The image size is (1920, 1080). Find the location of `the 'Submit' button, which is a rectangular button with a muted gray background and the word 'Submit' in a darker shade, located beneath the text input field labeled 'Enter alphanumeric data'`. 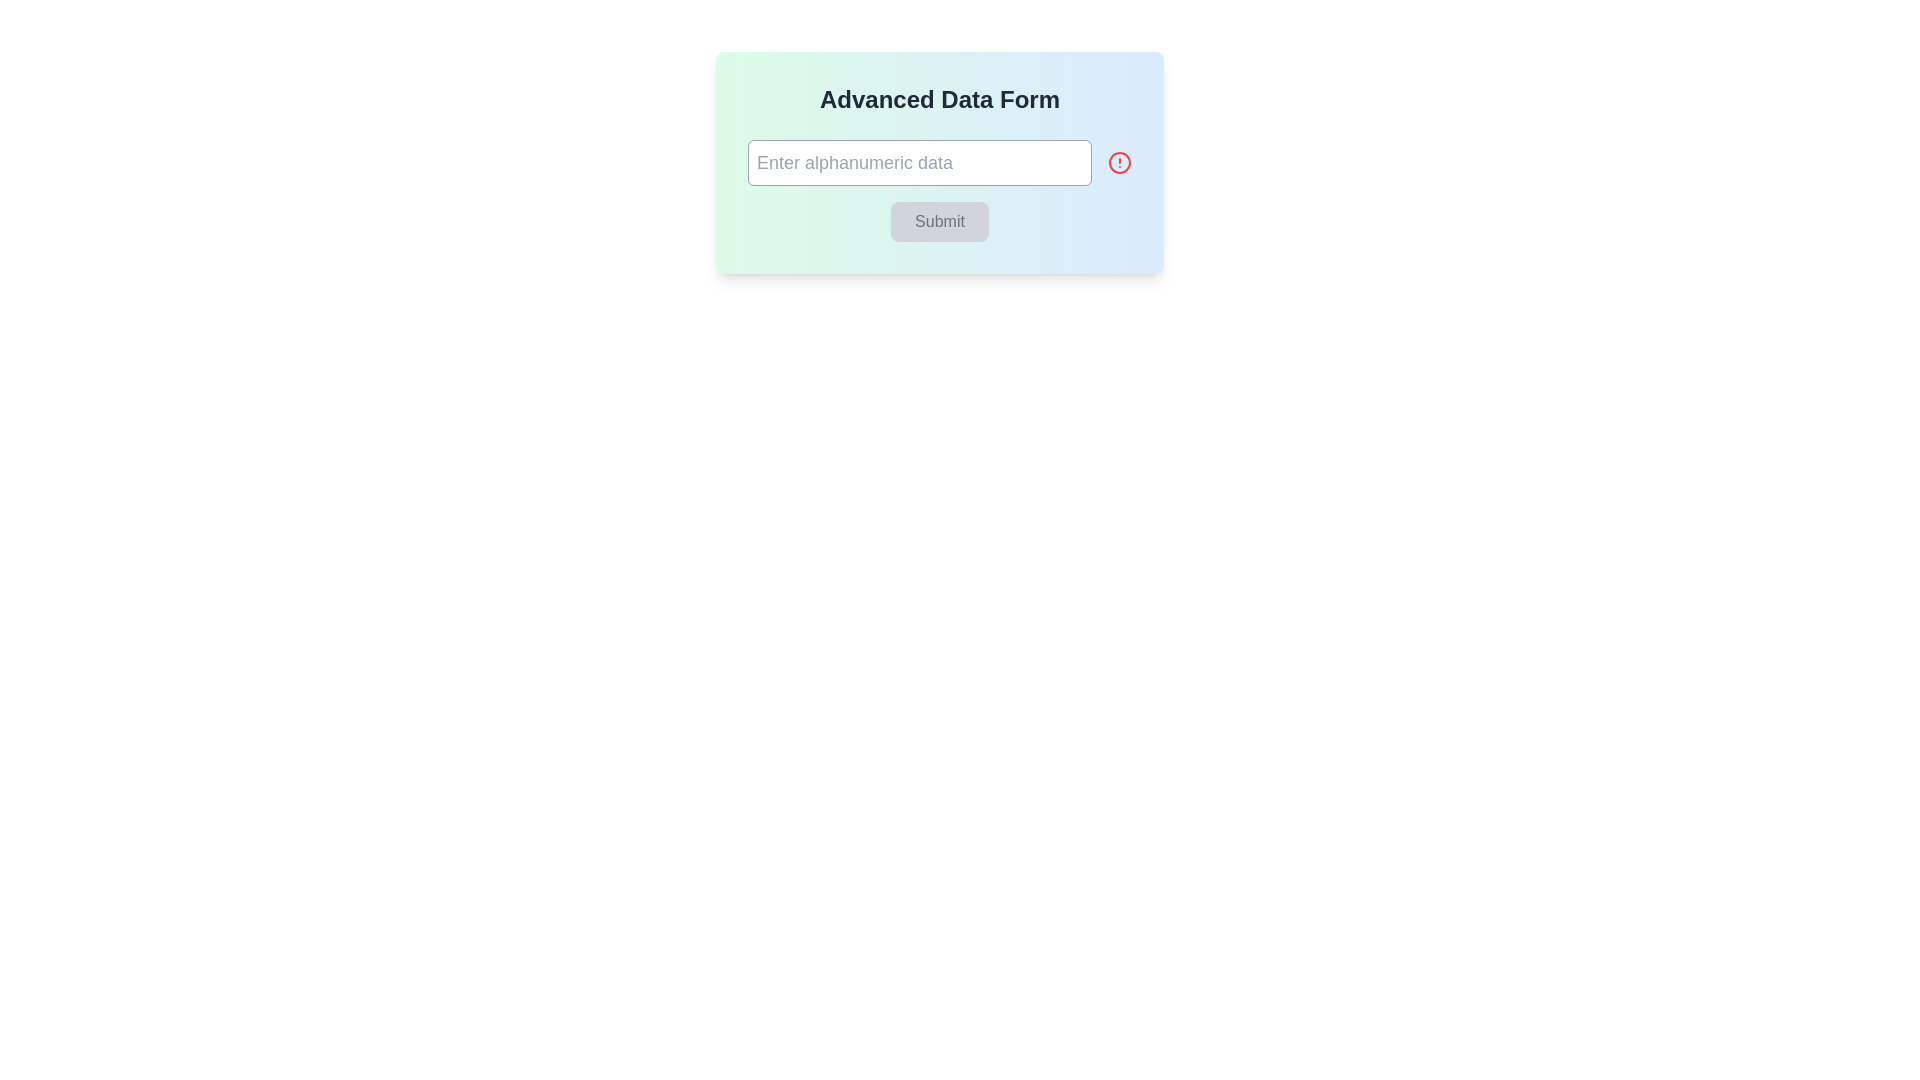

the 'Submit' button, which is a rectangular button with a muted gray background and the word 'Submit' in a darker shade, located beneath the text input field labeled 'Enter alphanumeric data' is located at coordinates (939, 222).